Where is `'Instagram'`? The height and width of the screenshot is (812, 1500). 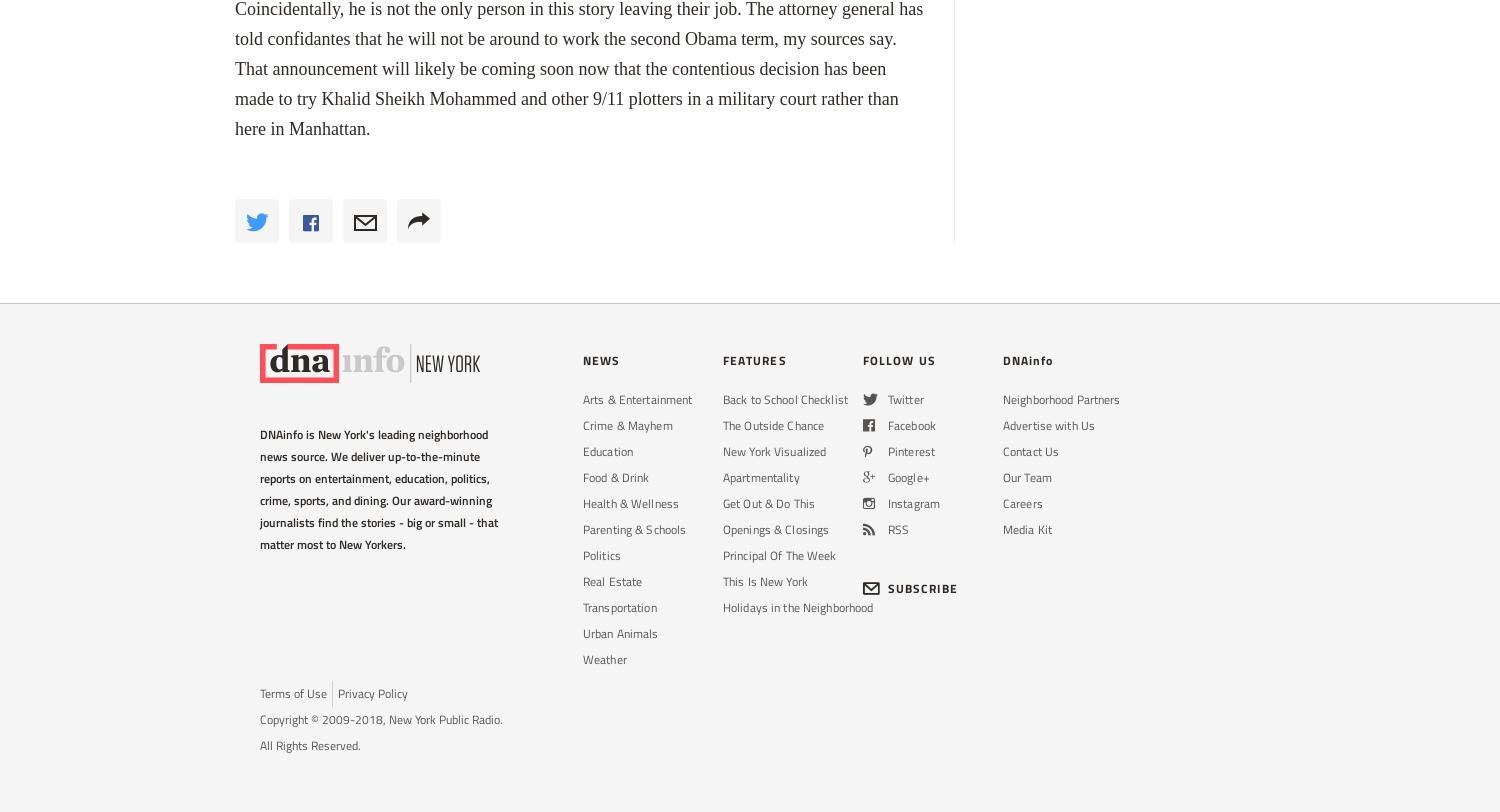
'Instagram' is located at coordinates (913, 503).